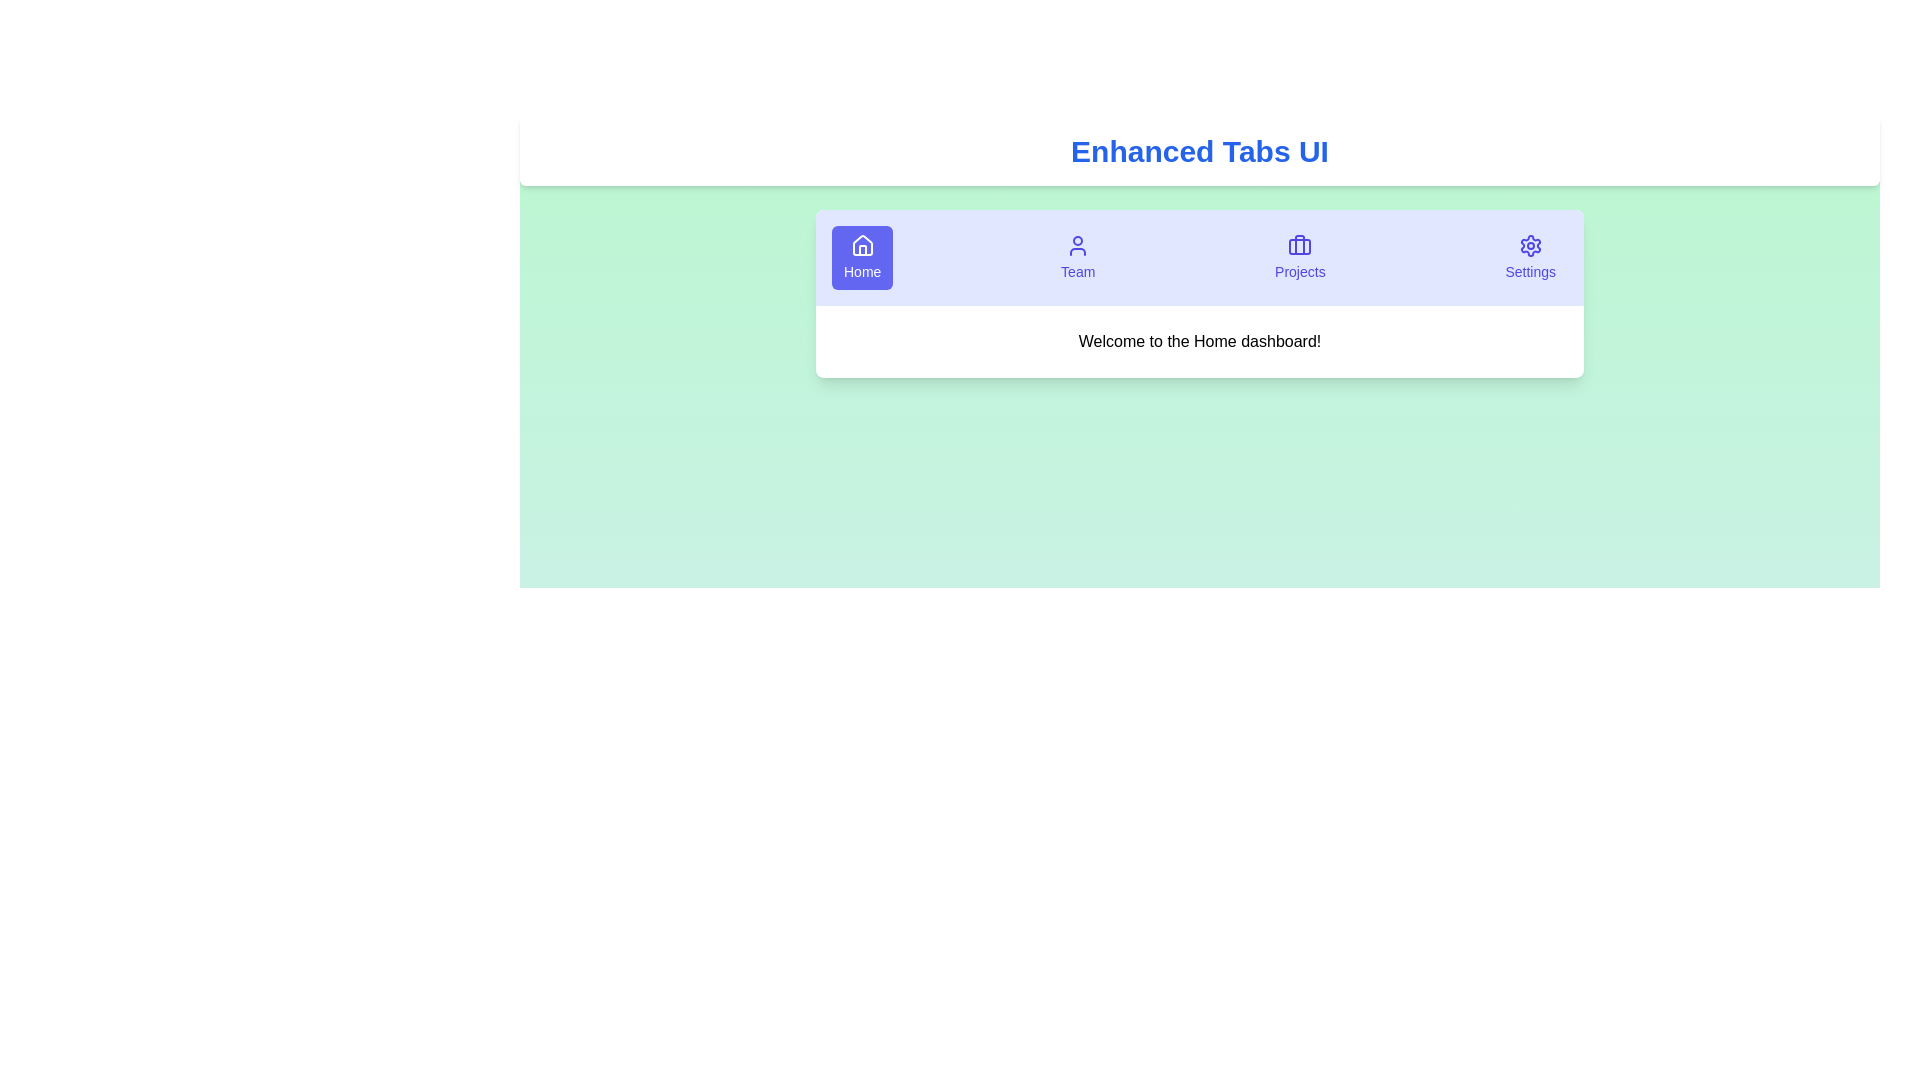 The width and height of the screenshot is (1920, 1080). I want to click on the 'Team' tab in the navigation bar, which serves as a static text label indicating its purpose related to team functionalities, so click(1077, 272).